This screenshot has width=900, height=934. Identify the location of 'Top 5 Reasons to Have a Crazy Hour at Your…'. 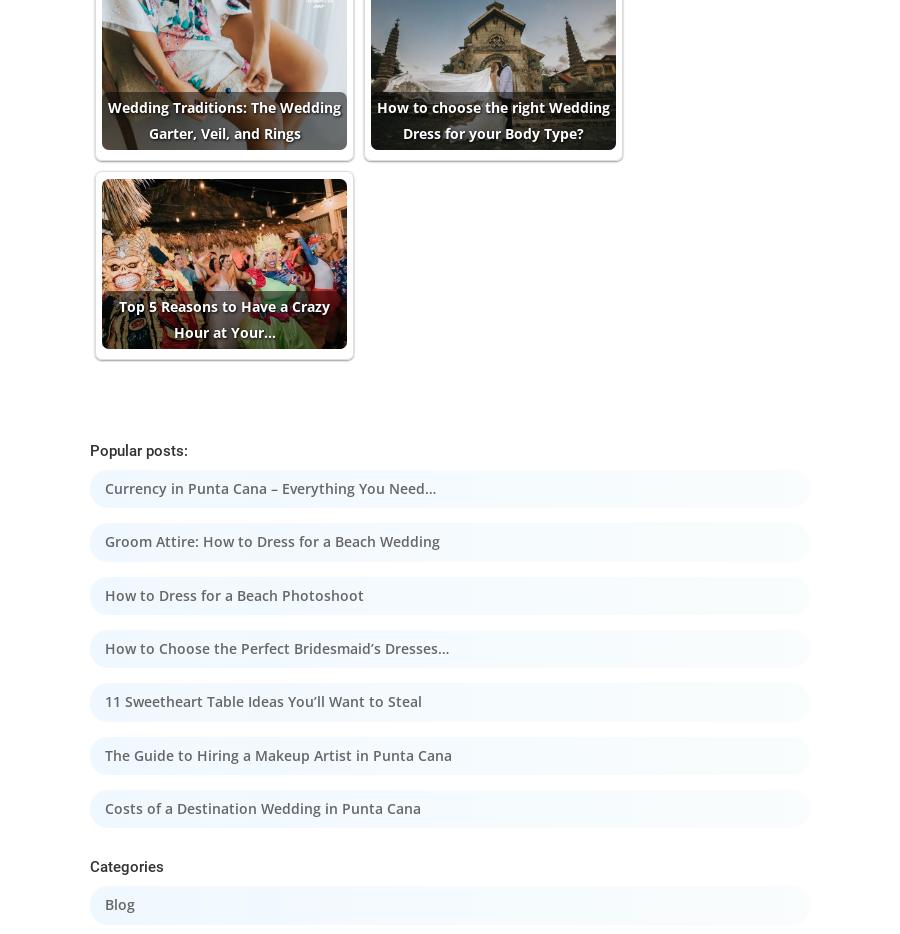
(224, 318).